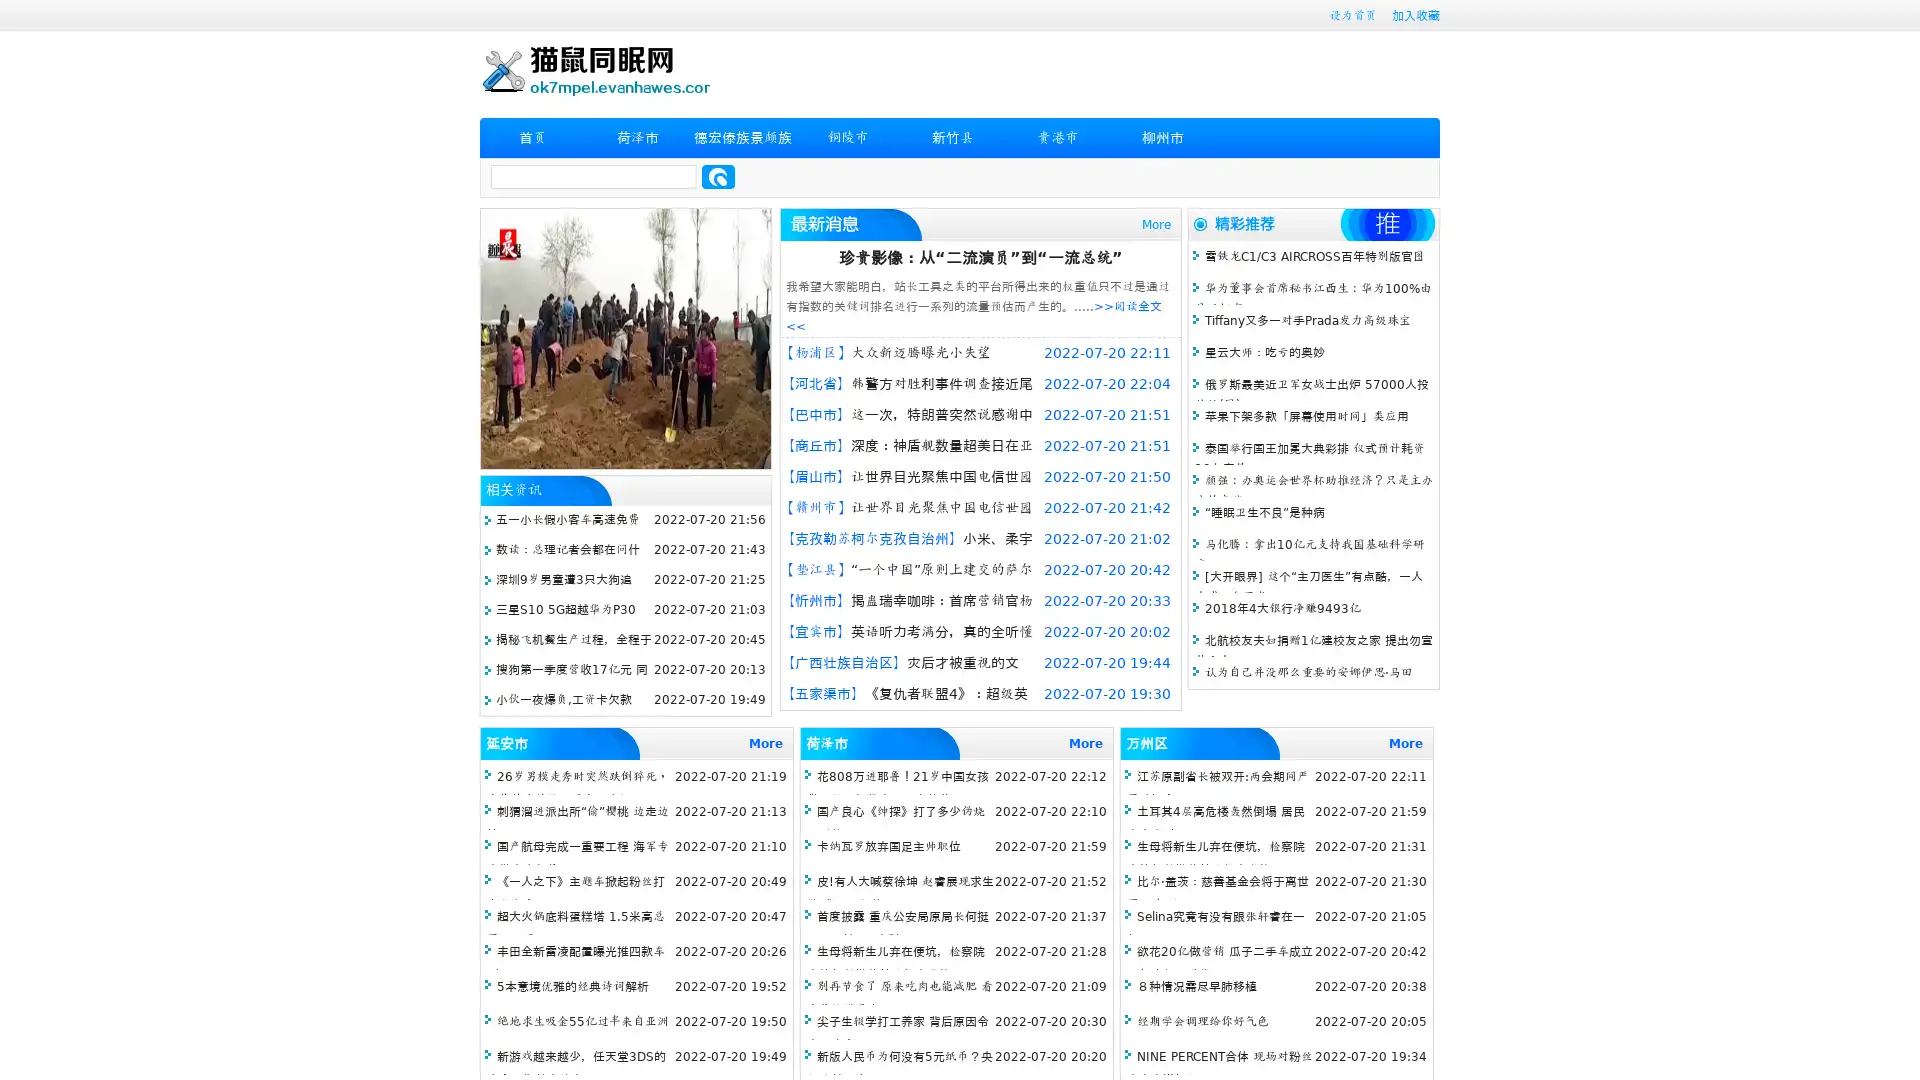  What do you see at coordinates (718, 176) in the screenshot?
I see `Search` at bounding box center [718, 176].